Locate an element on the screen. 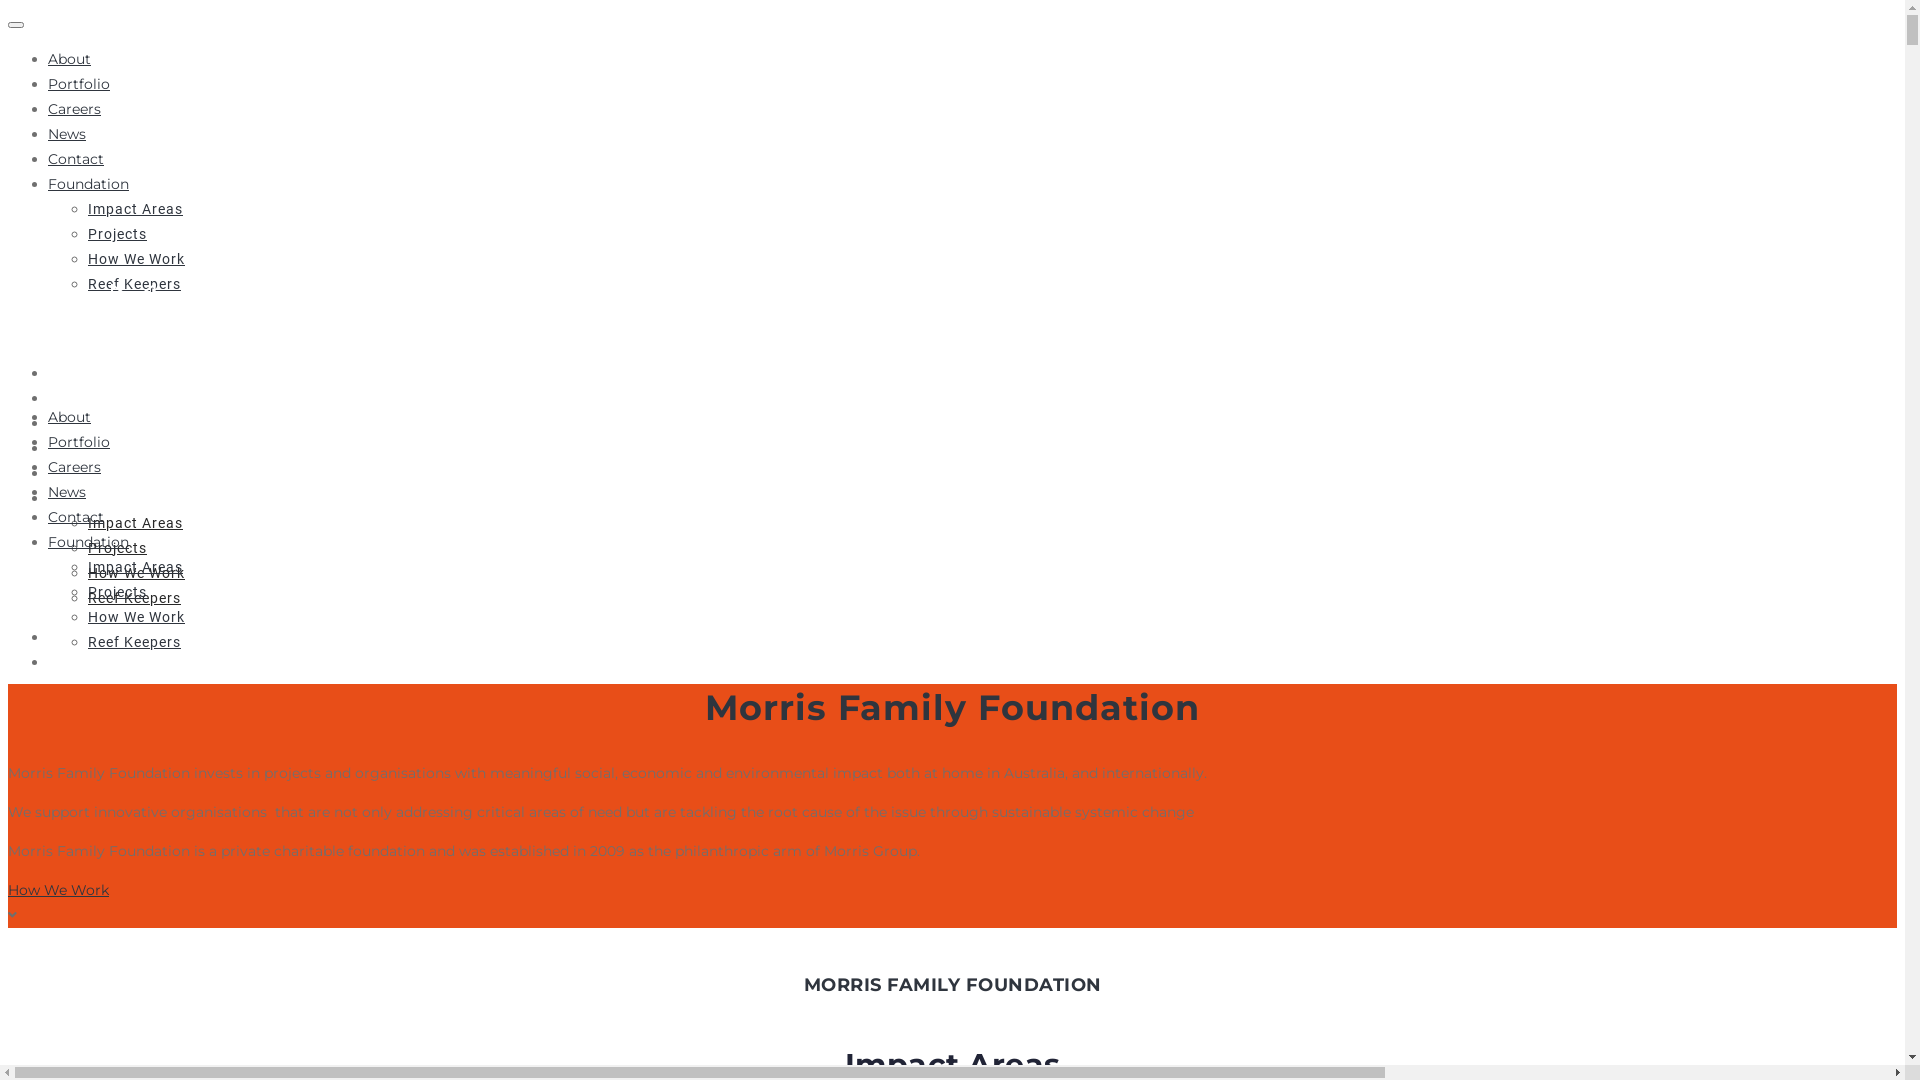 This screenshot has height=1080, width=1920. 'Contact' is located at coordinates (76, 515).